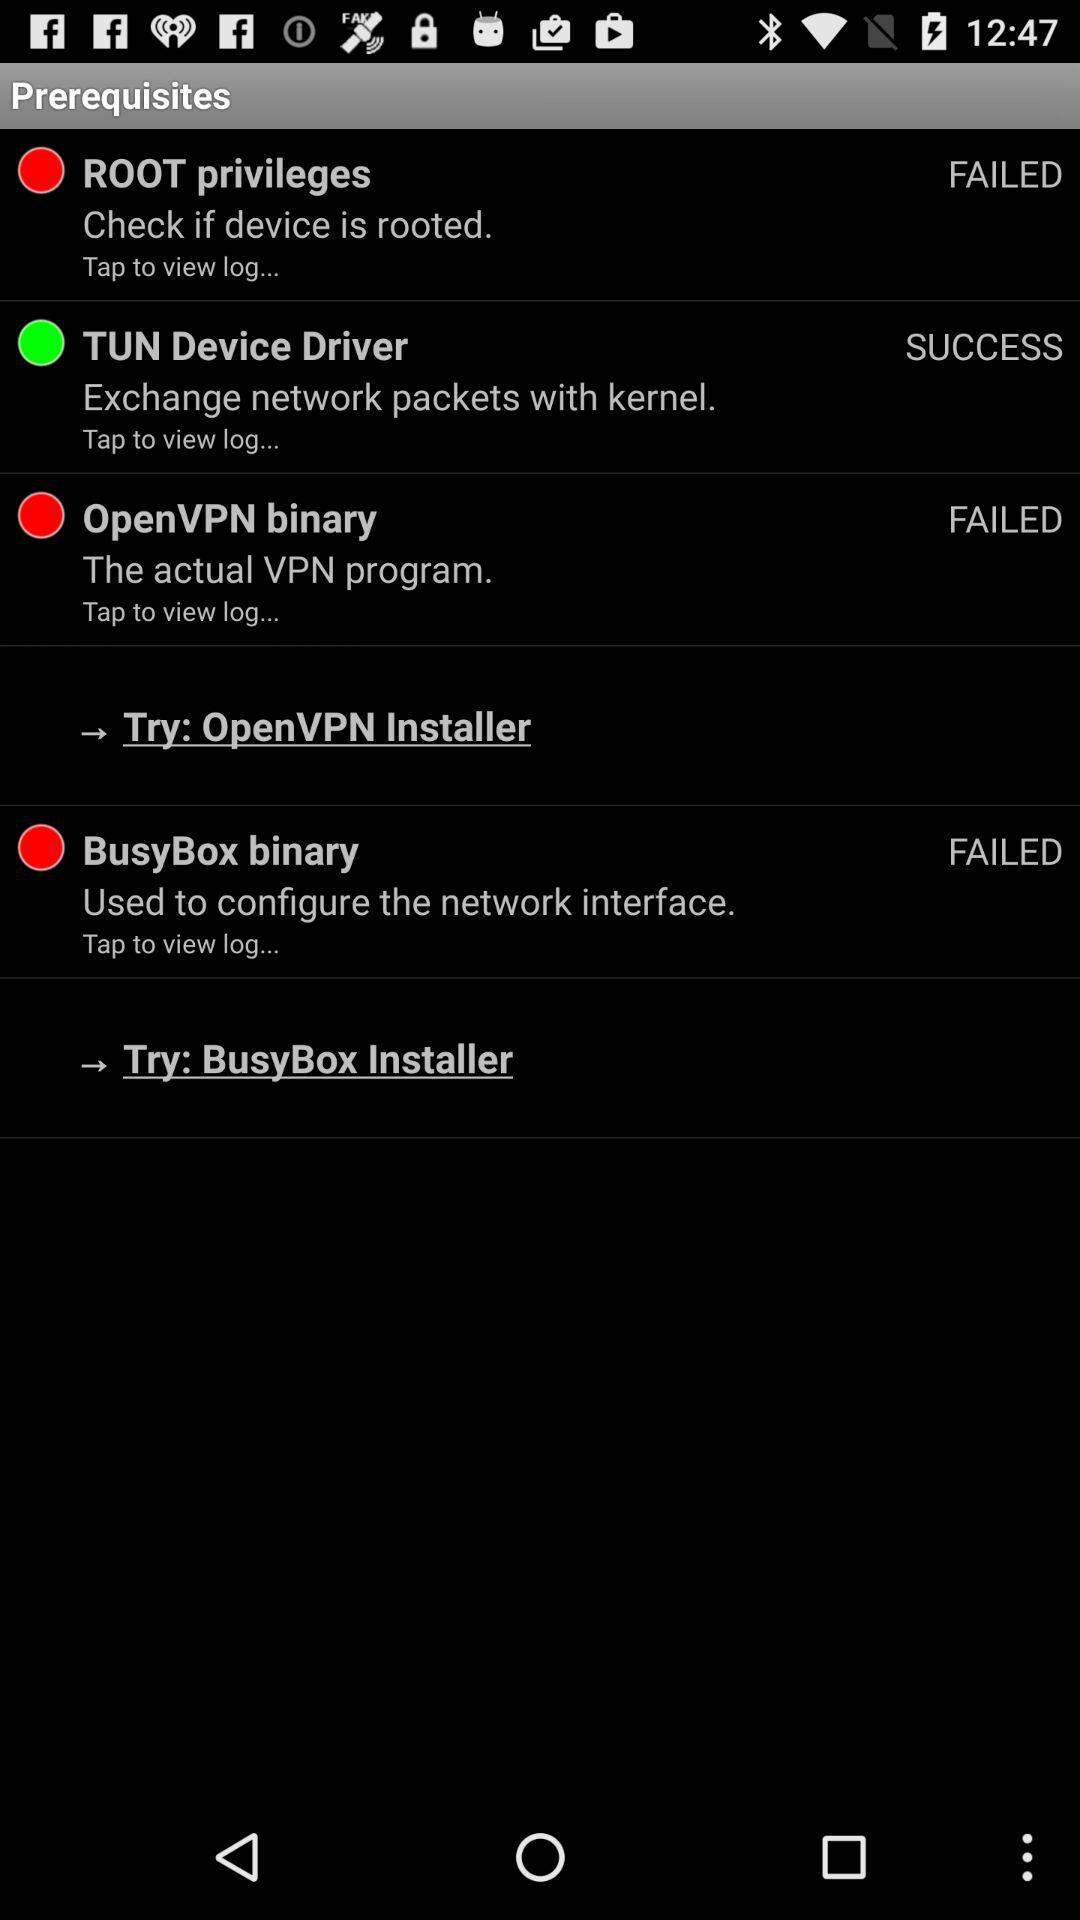 Image resolution: width=1080 pixels, height=1920 pixels. Describe the element at coordinates (493, 344) in the screenshot. I see `item to the left of the success` at that location.